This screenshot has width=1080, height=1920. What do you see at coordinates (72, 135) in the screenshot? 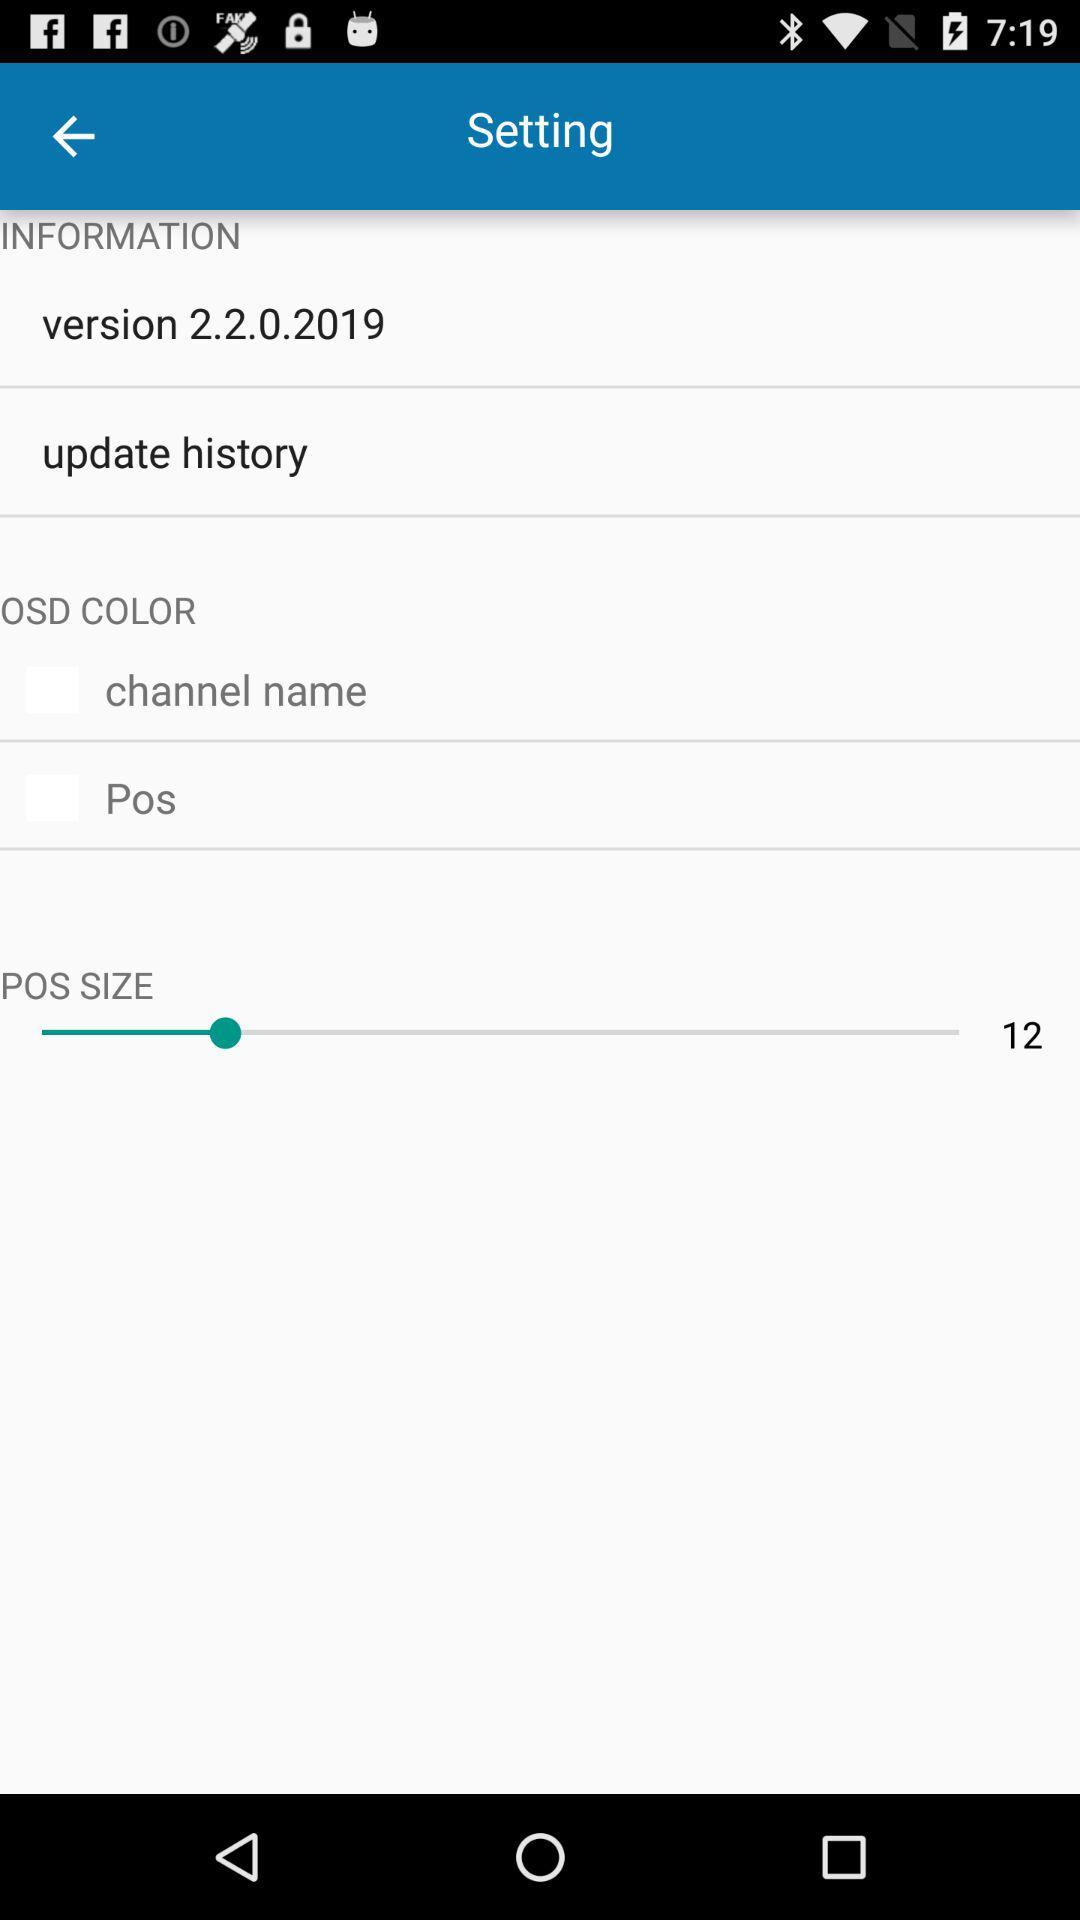
I see `the item to the left of the setting` at bounding box center [72, 135].